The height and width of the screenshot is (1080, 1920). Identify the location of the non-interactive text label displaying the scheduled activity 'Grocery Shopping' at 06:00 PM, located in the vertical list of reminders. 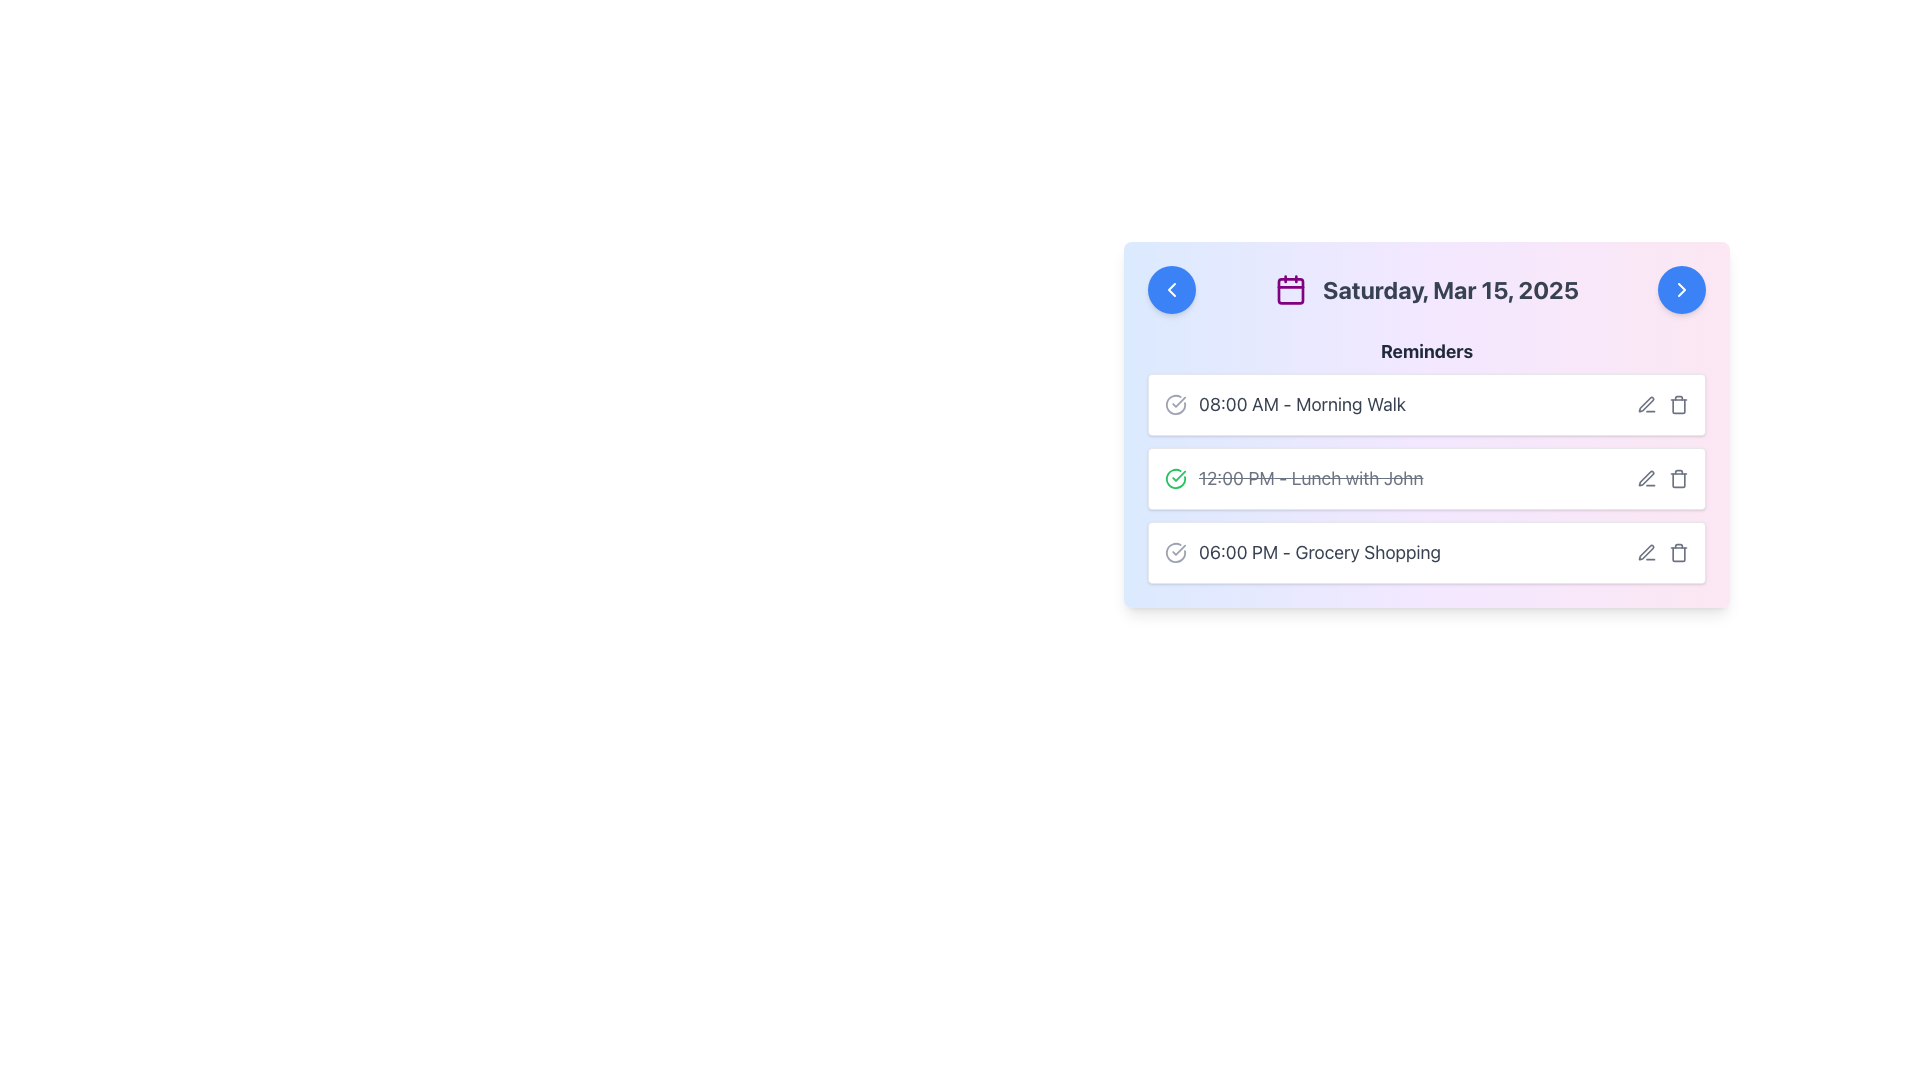
(1320, 552).